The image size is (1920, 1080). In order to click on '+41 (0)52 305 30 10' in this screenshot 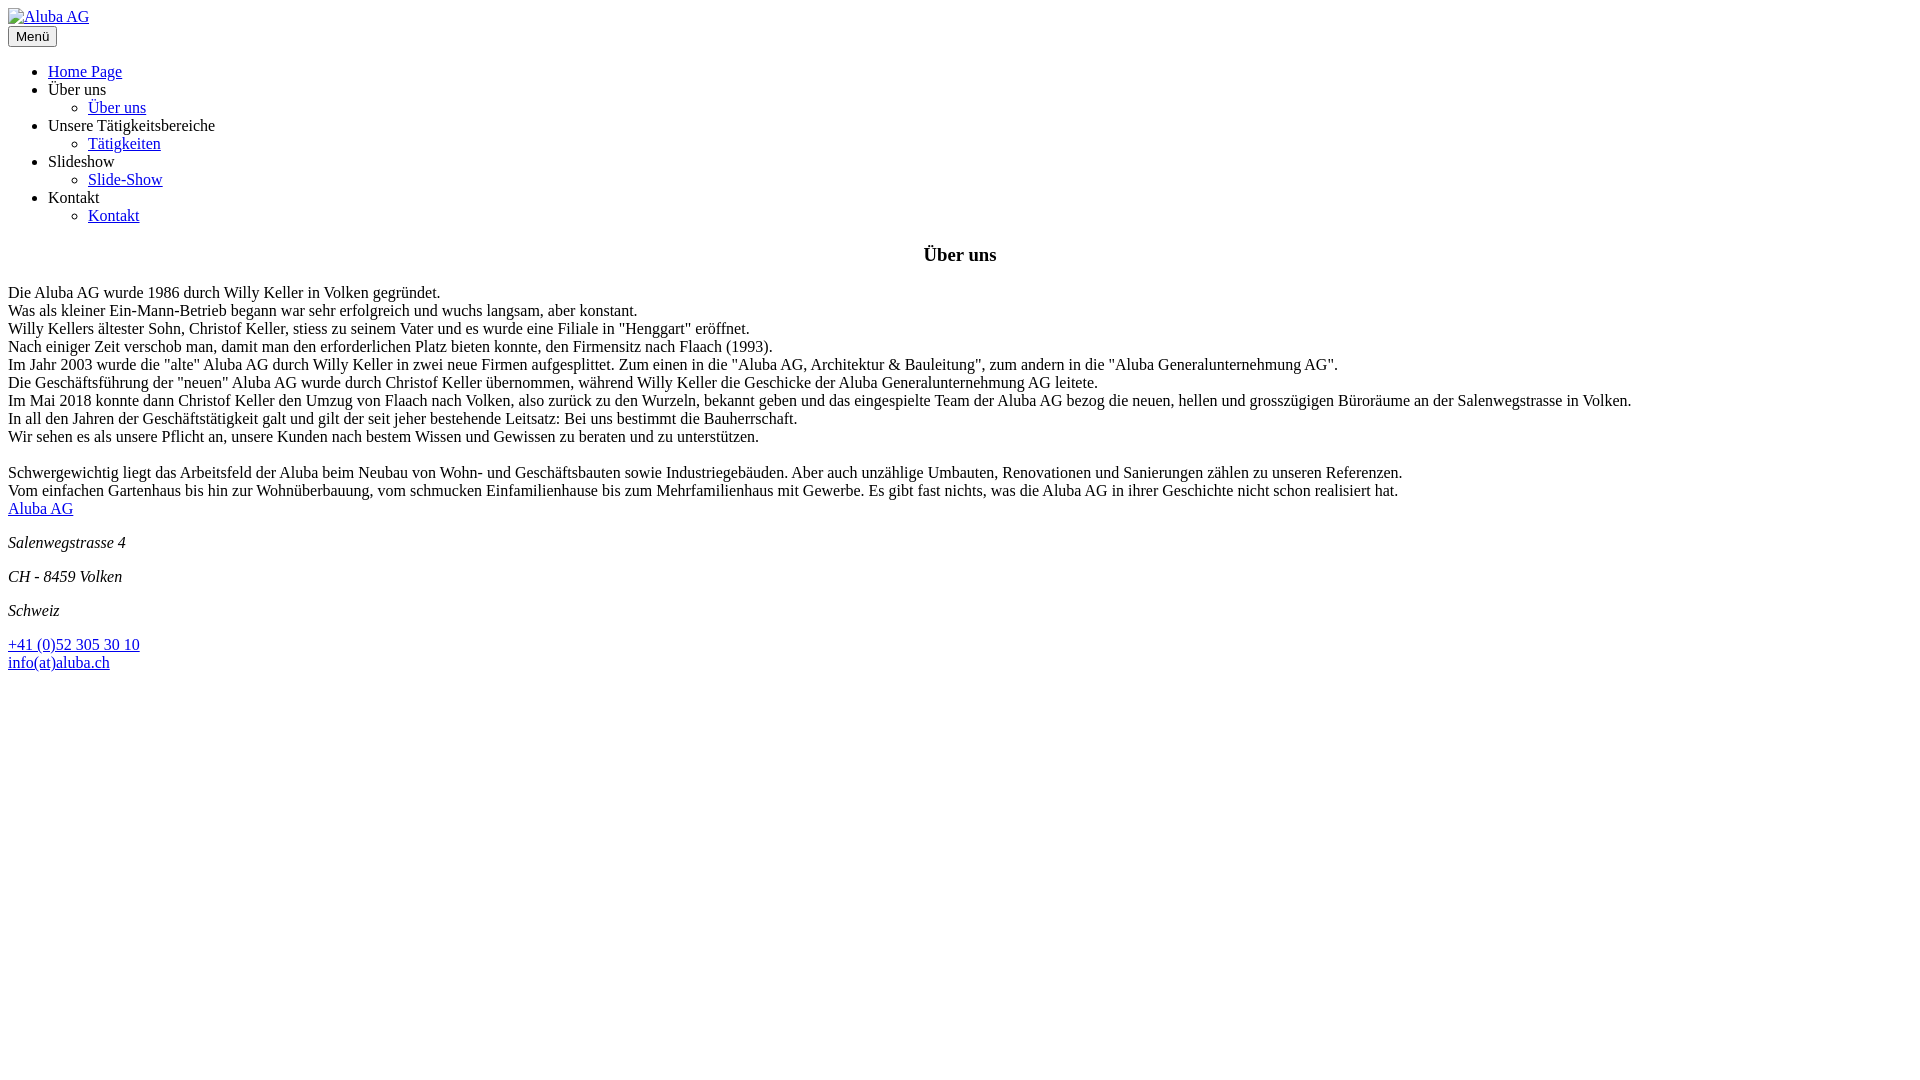, I will do `click(8, 644)`.